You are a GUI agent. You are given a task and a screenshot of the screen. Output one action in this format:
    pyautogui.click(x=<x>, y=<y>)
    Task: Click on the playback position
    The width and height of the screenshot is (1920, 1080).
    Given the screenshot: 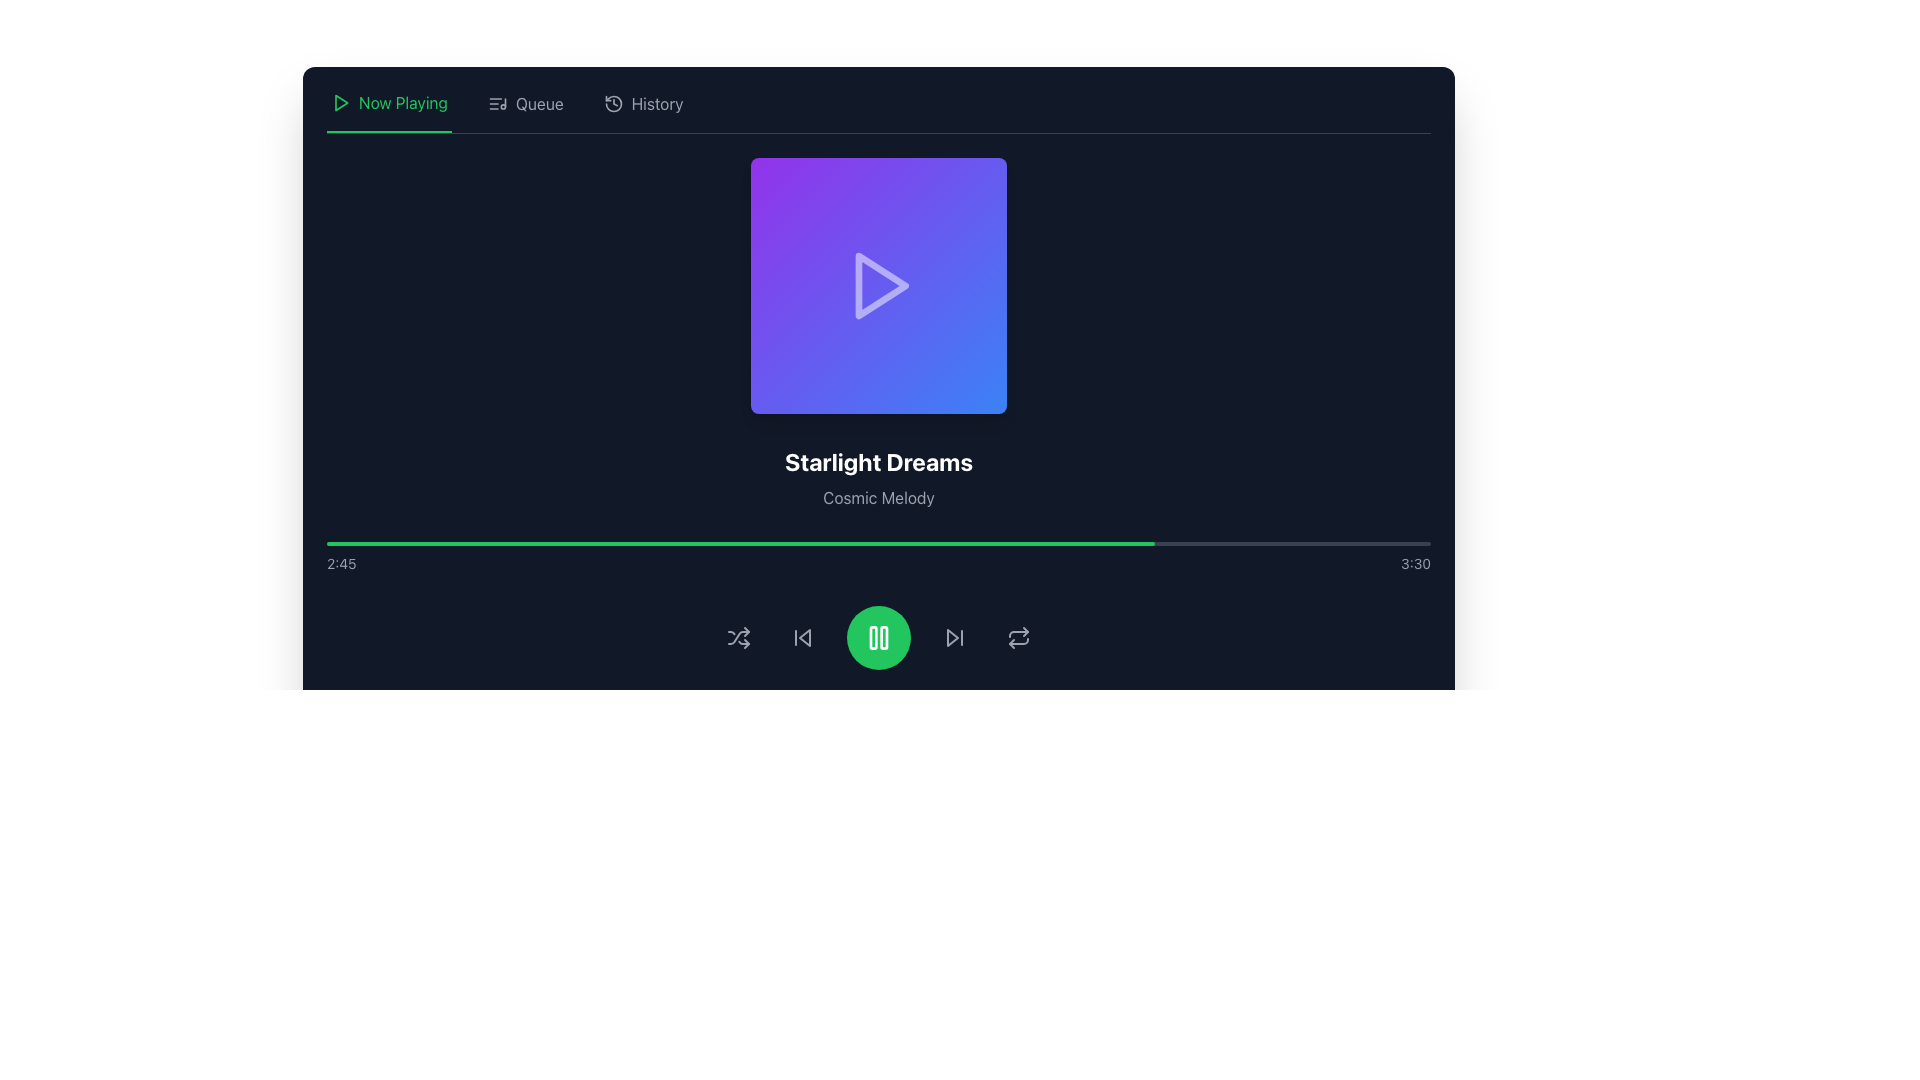 What is the action you would take?
    pyautogui.click(x=376, y=543)
    